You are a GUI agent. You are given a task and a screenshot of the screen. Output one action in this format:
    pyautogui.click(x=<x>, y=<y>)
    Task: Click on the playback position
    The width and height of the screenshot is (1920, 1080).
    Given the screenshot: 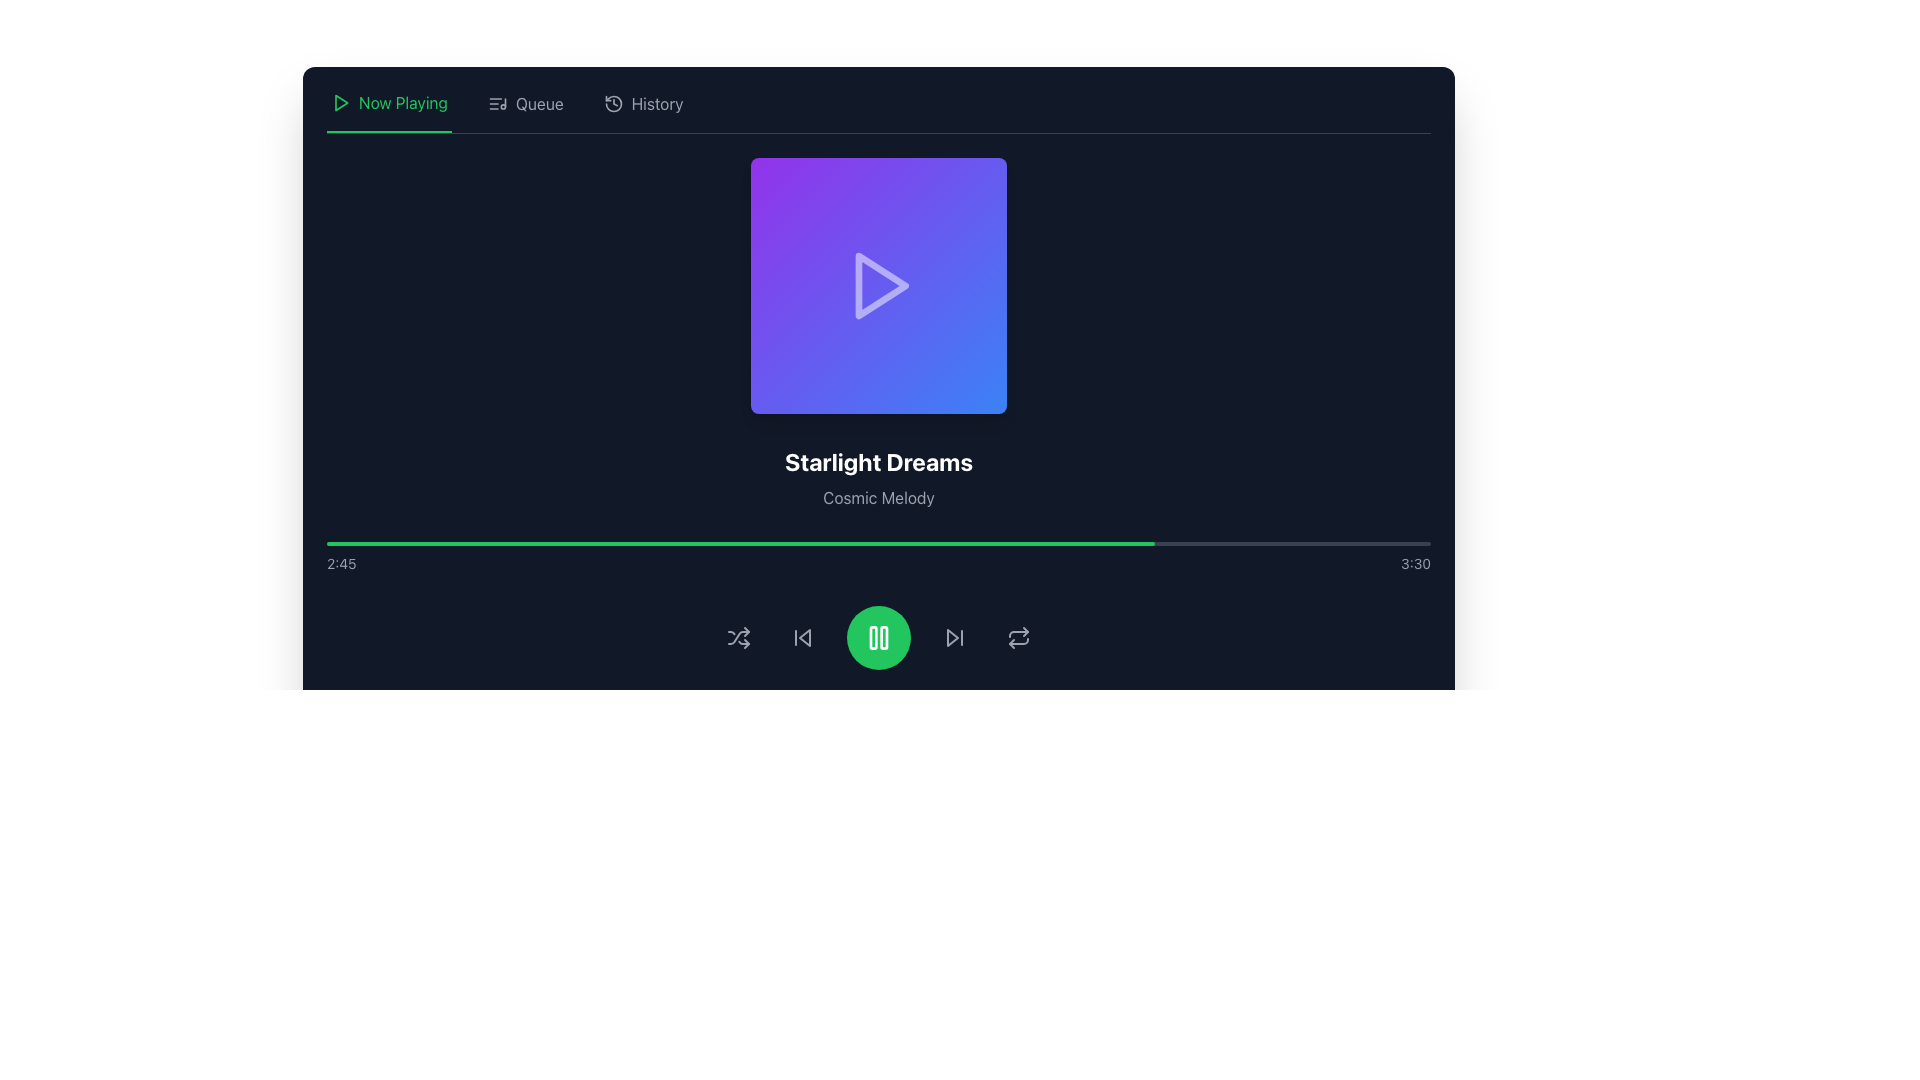 What is the action you would take?
    pyautogui.click(x=376, y=543)
    